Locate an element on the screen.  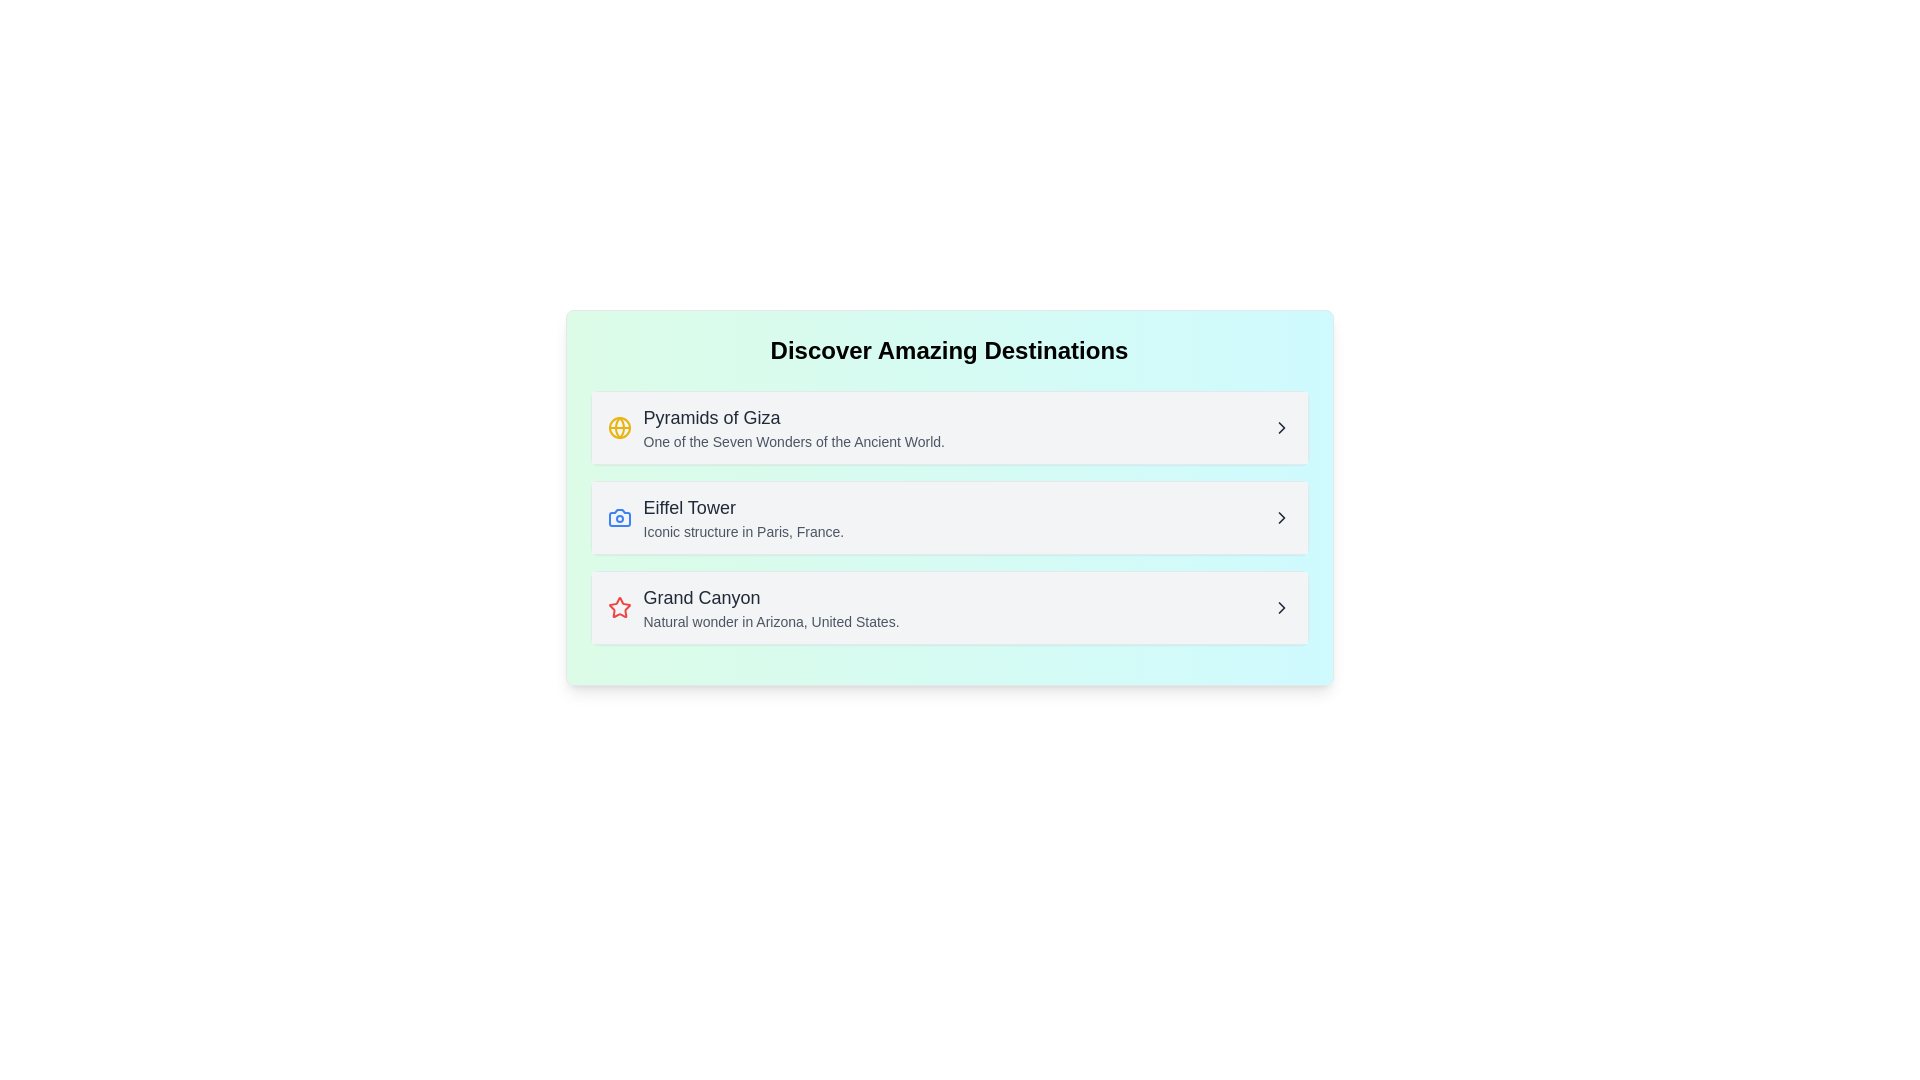
displayed text about the Grand Canyon, which is located in the third row of a vertical list, following the items 'Pyramids of Giza' and 'Eiffel Tower'. It is visually marked by a red star icon positioned to its left is located at coordinates (770, 607).